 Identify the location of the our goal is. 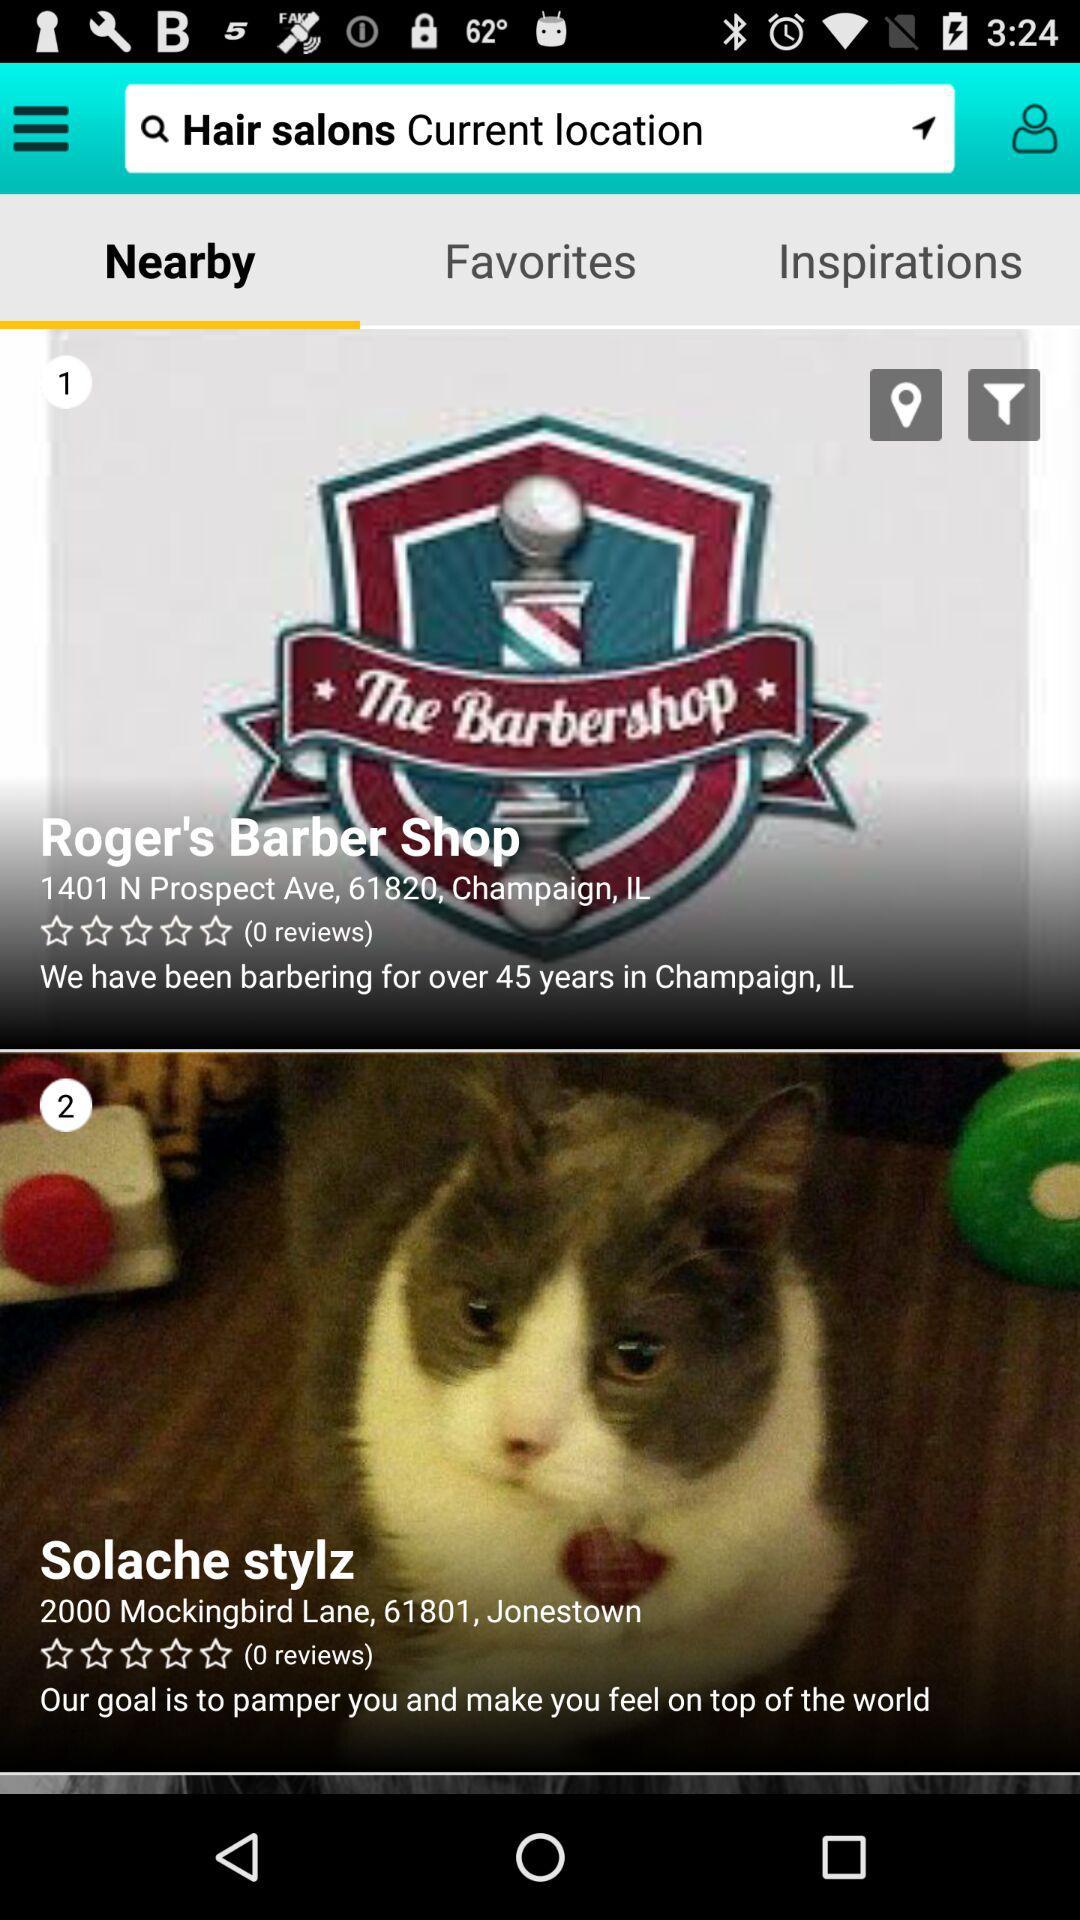
(540, 1697).